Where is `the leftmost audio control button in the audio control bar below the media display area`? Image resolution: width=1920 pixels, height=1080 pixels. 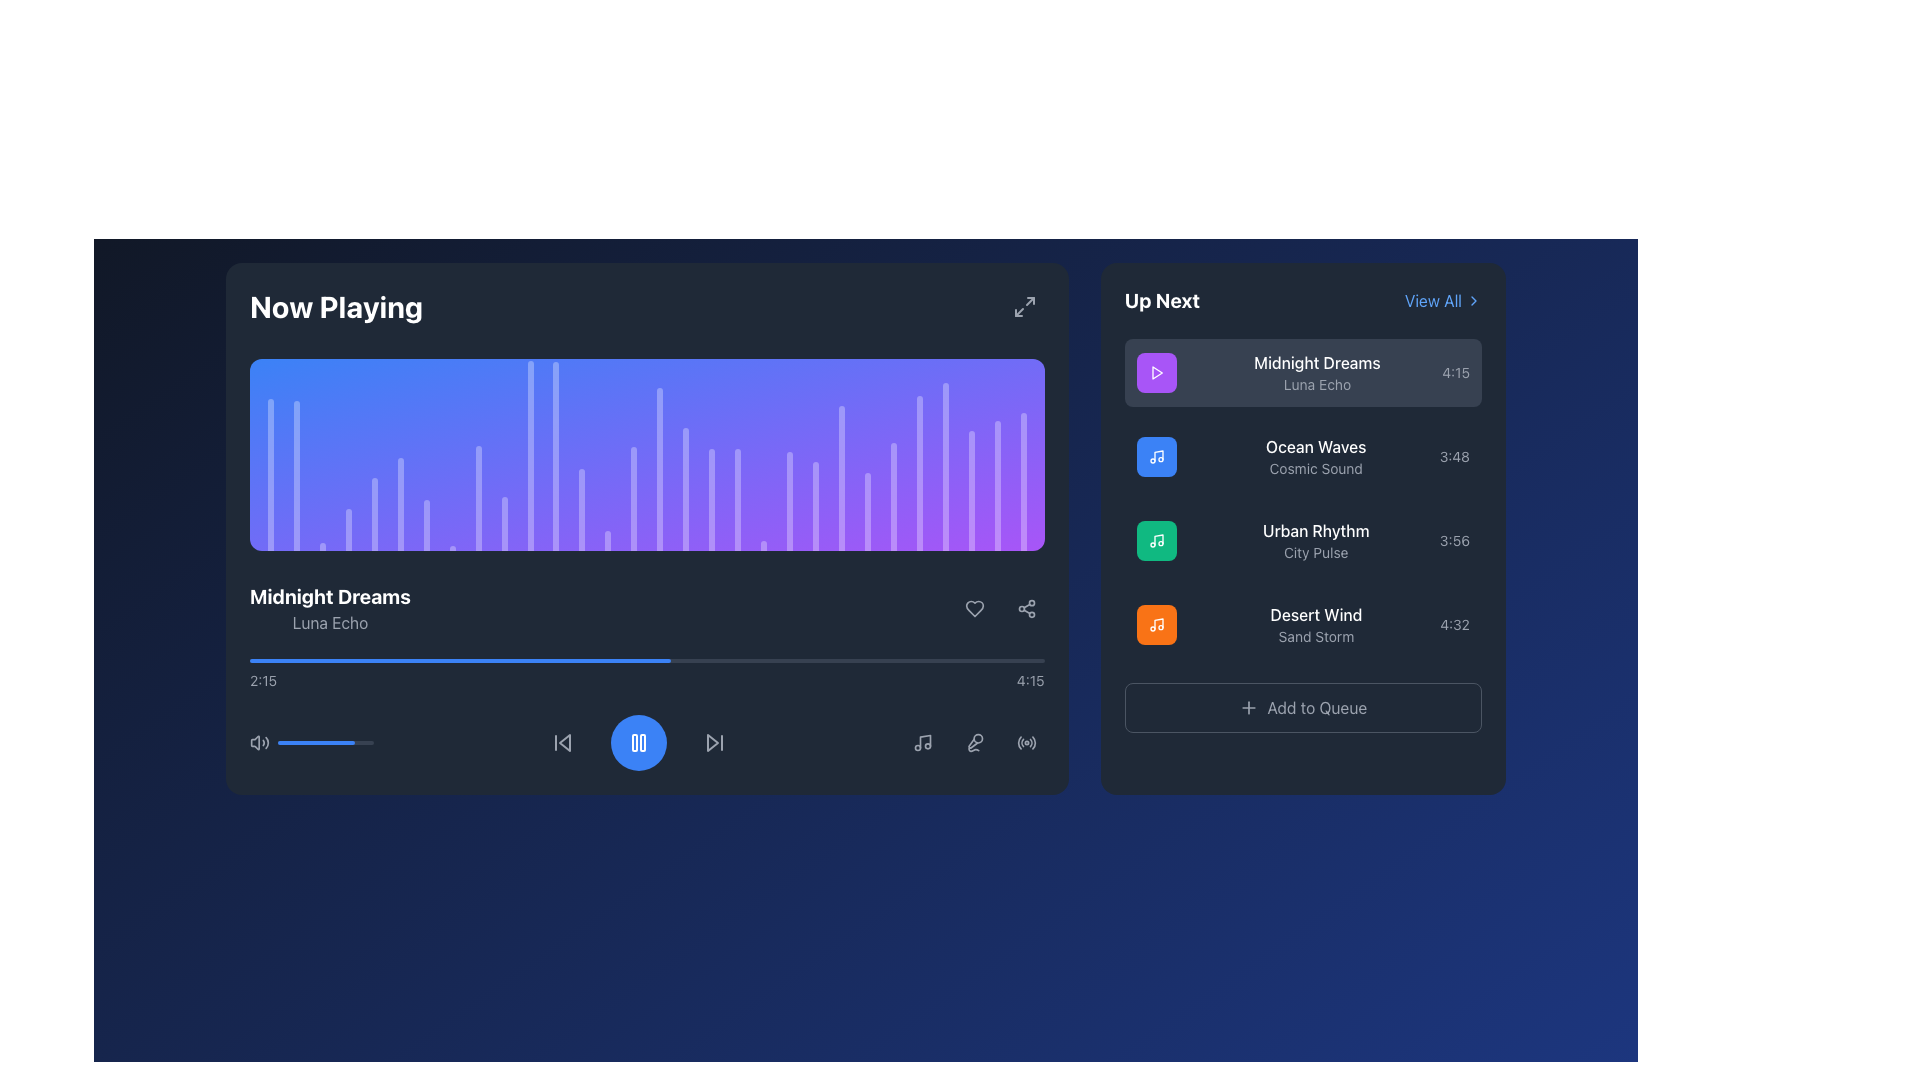 the leftmost audio control button in the audio control bar below the media display area is located at coordinates (253, 743).